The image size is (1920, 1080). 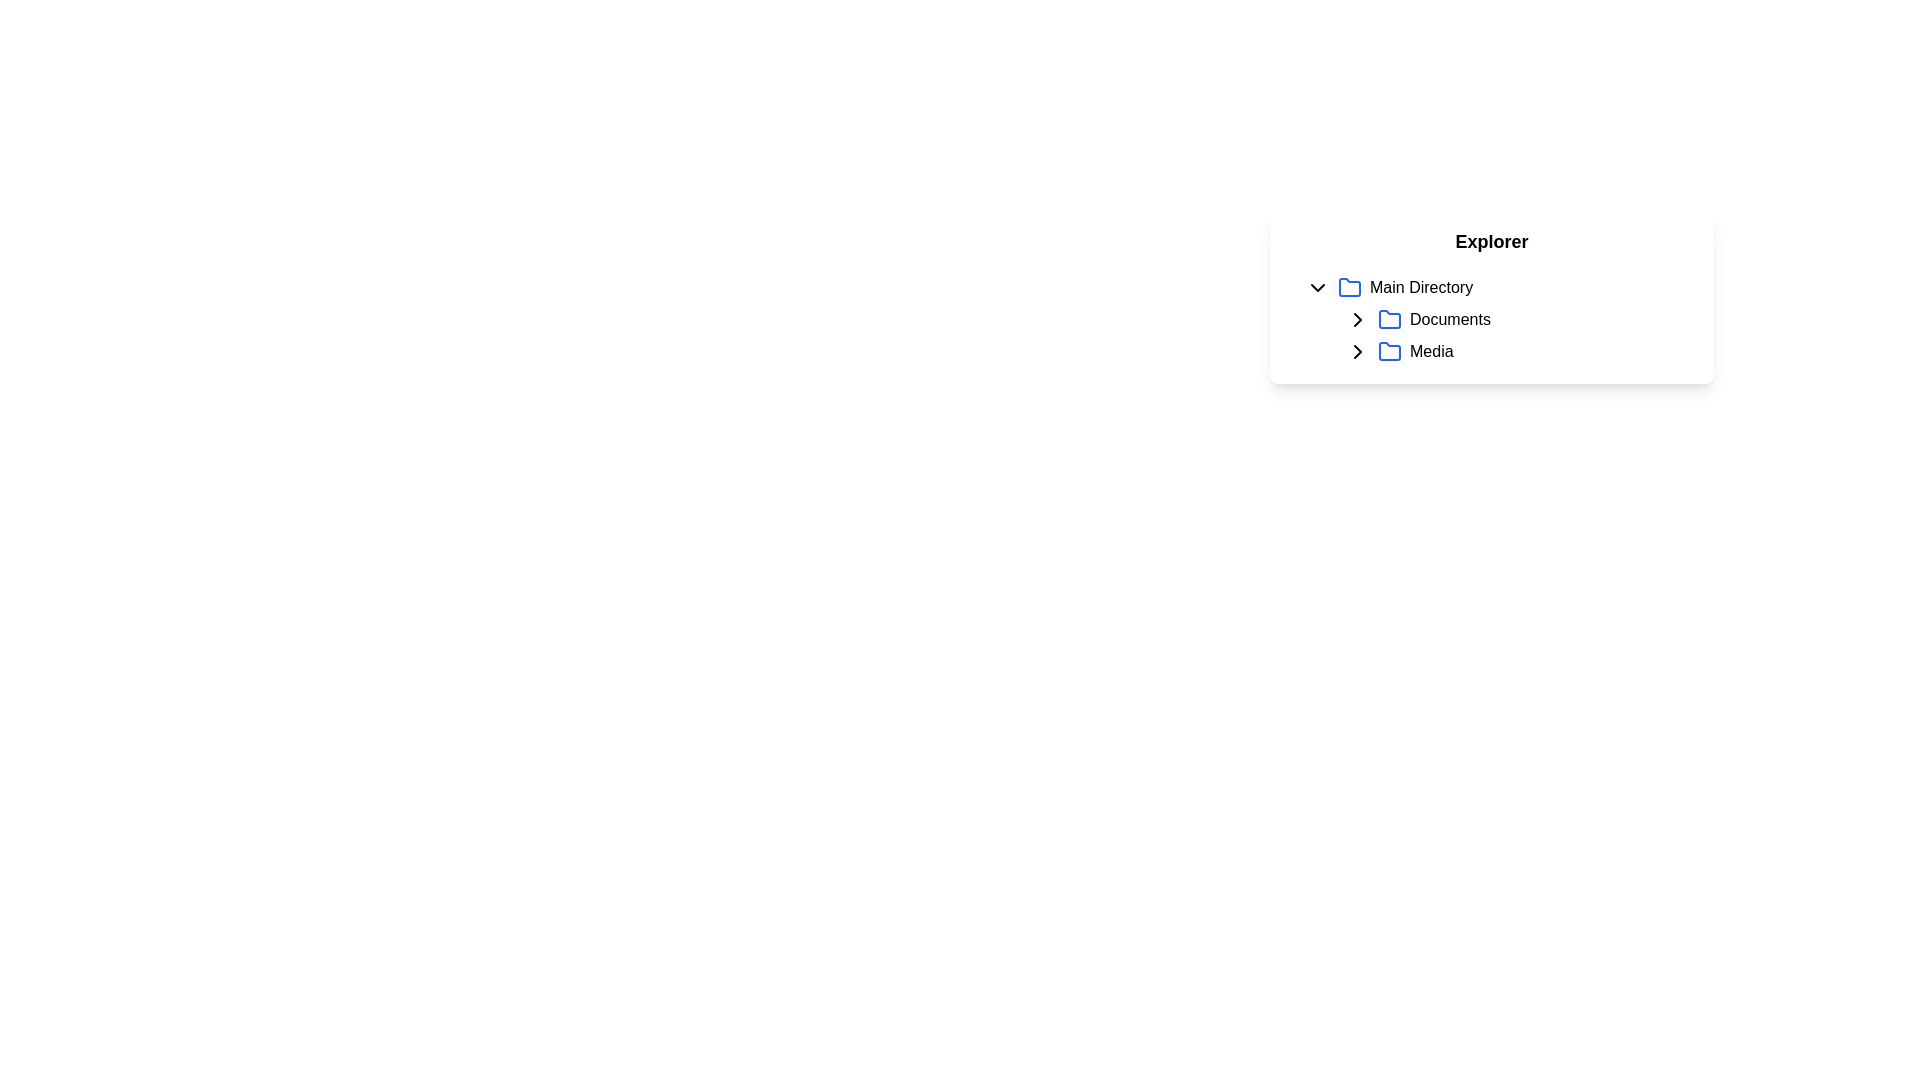 What do you see at coordinates (1520, 350) in the screenshot?
I see `the 'Media' folder representation with the toggle arrow` at bounding box center [1520, 350].